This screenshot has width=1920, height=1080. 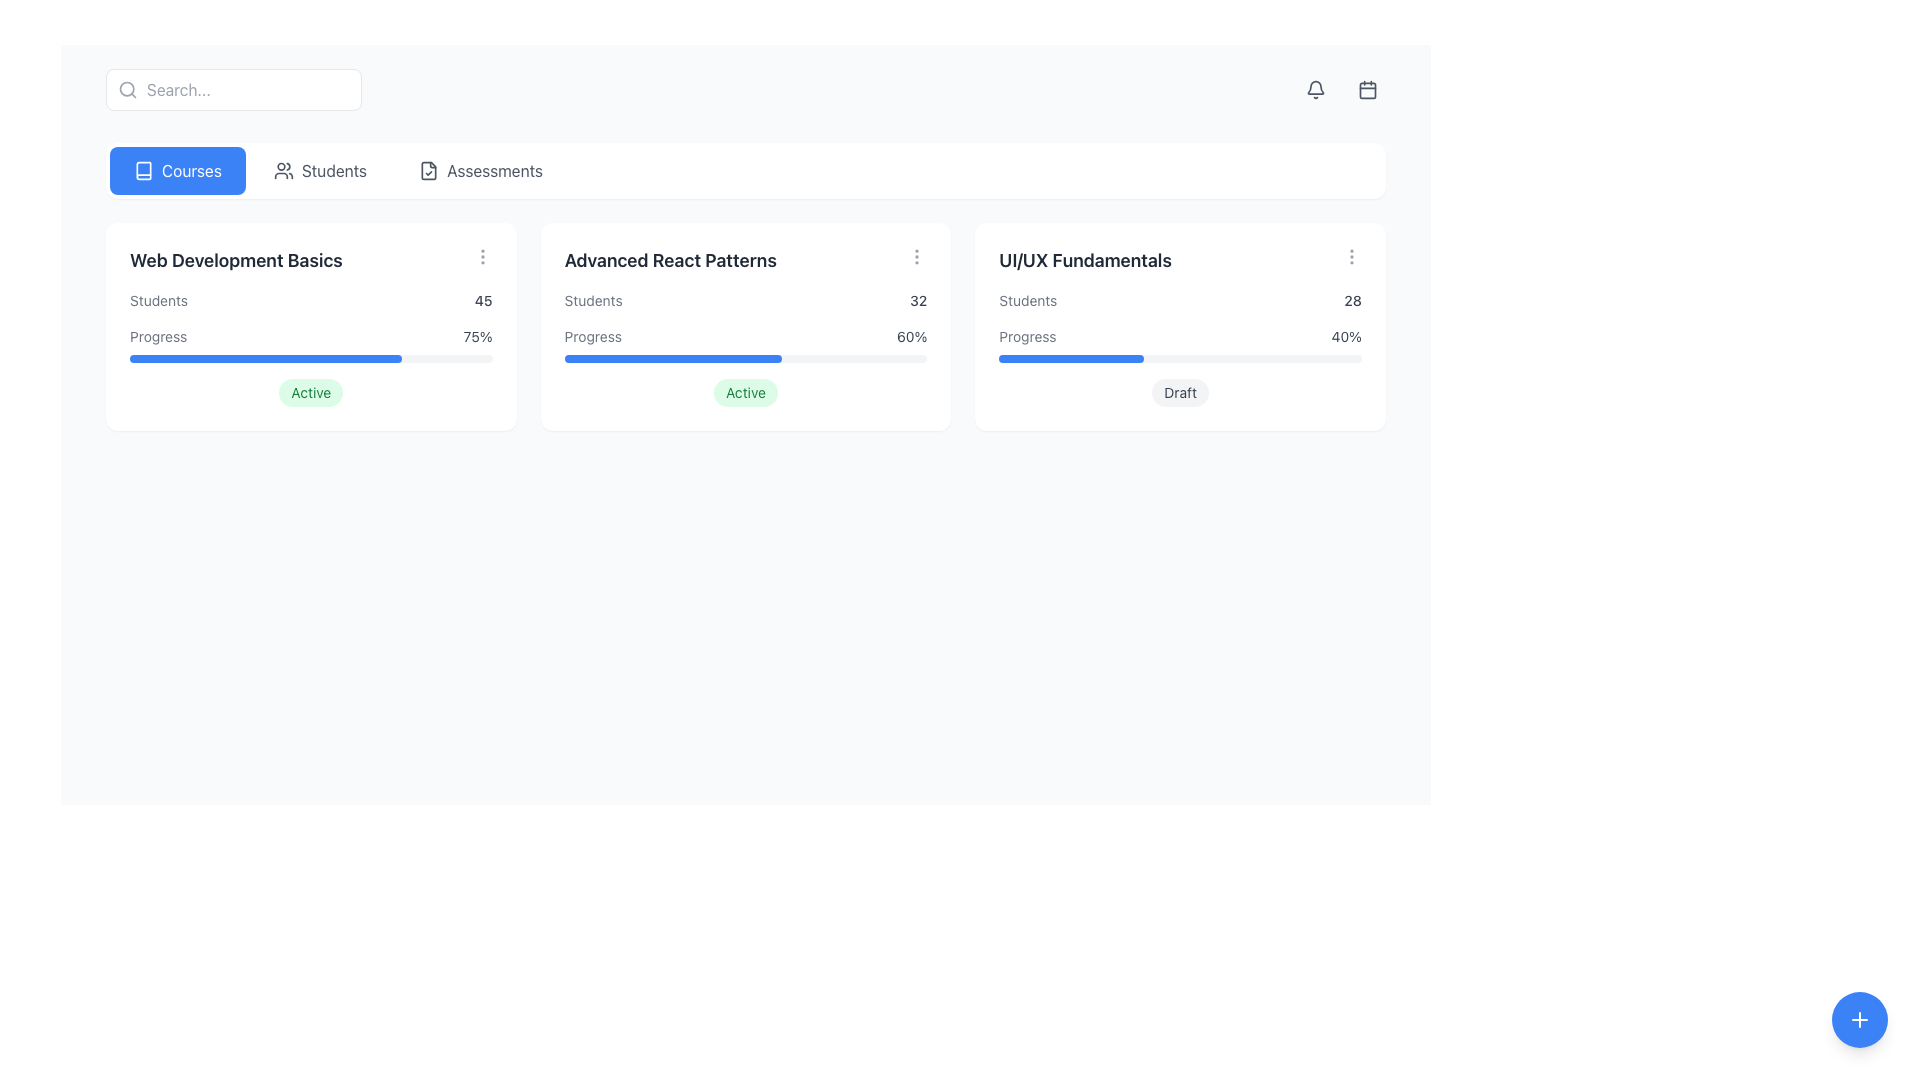 I want to click on the 'Courses' icon in the navigation bar, so click(x=143, y=169).